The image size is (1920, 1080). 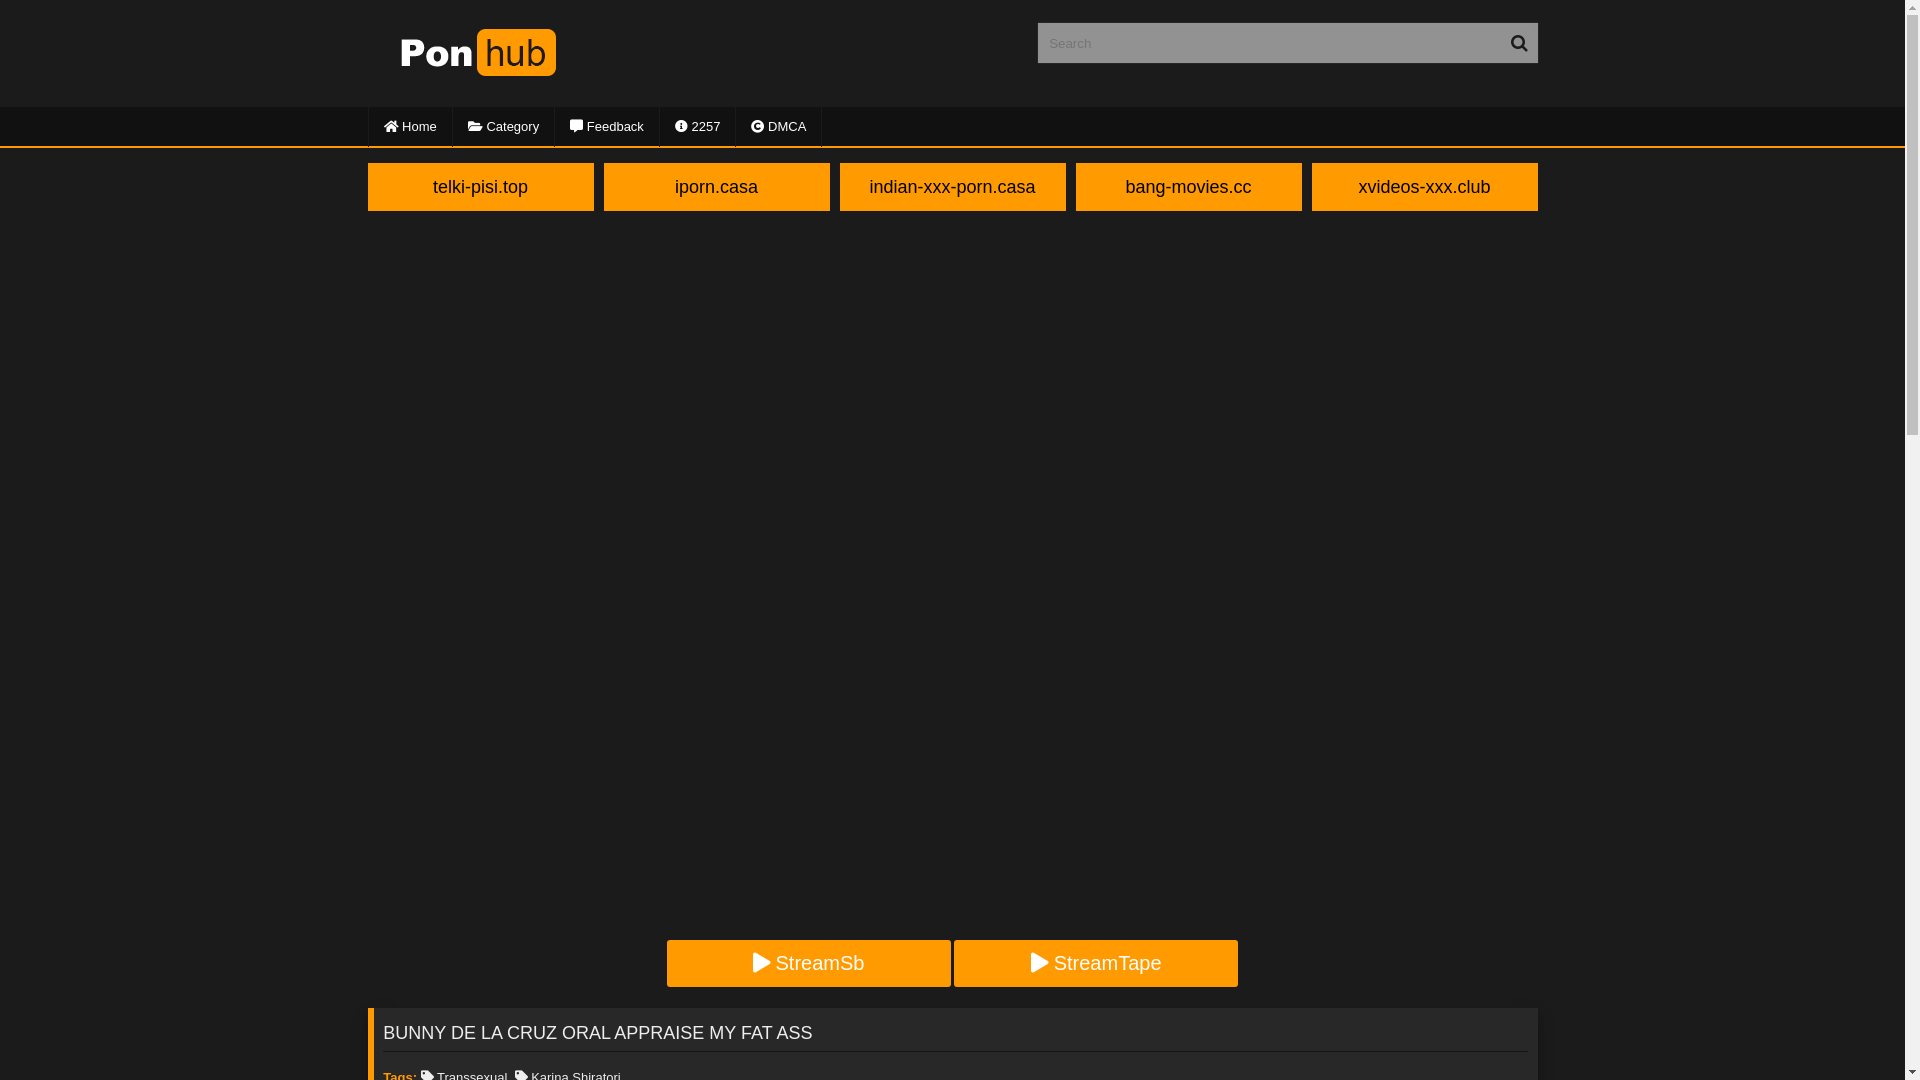 What do you see at coordinates (606, 126) in the screenshot?
I see `'Feedback'` at bounding box center [606, 126].